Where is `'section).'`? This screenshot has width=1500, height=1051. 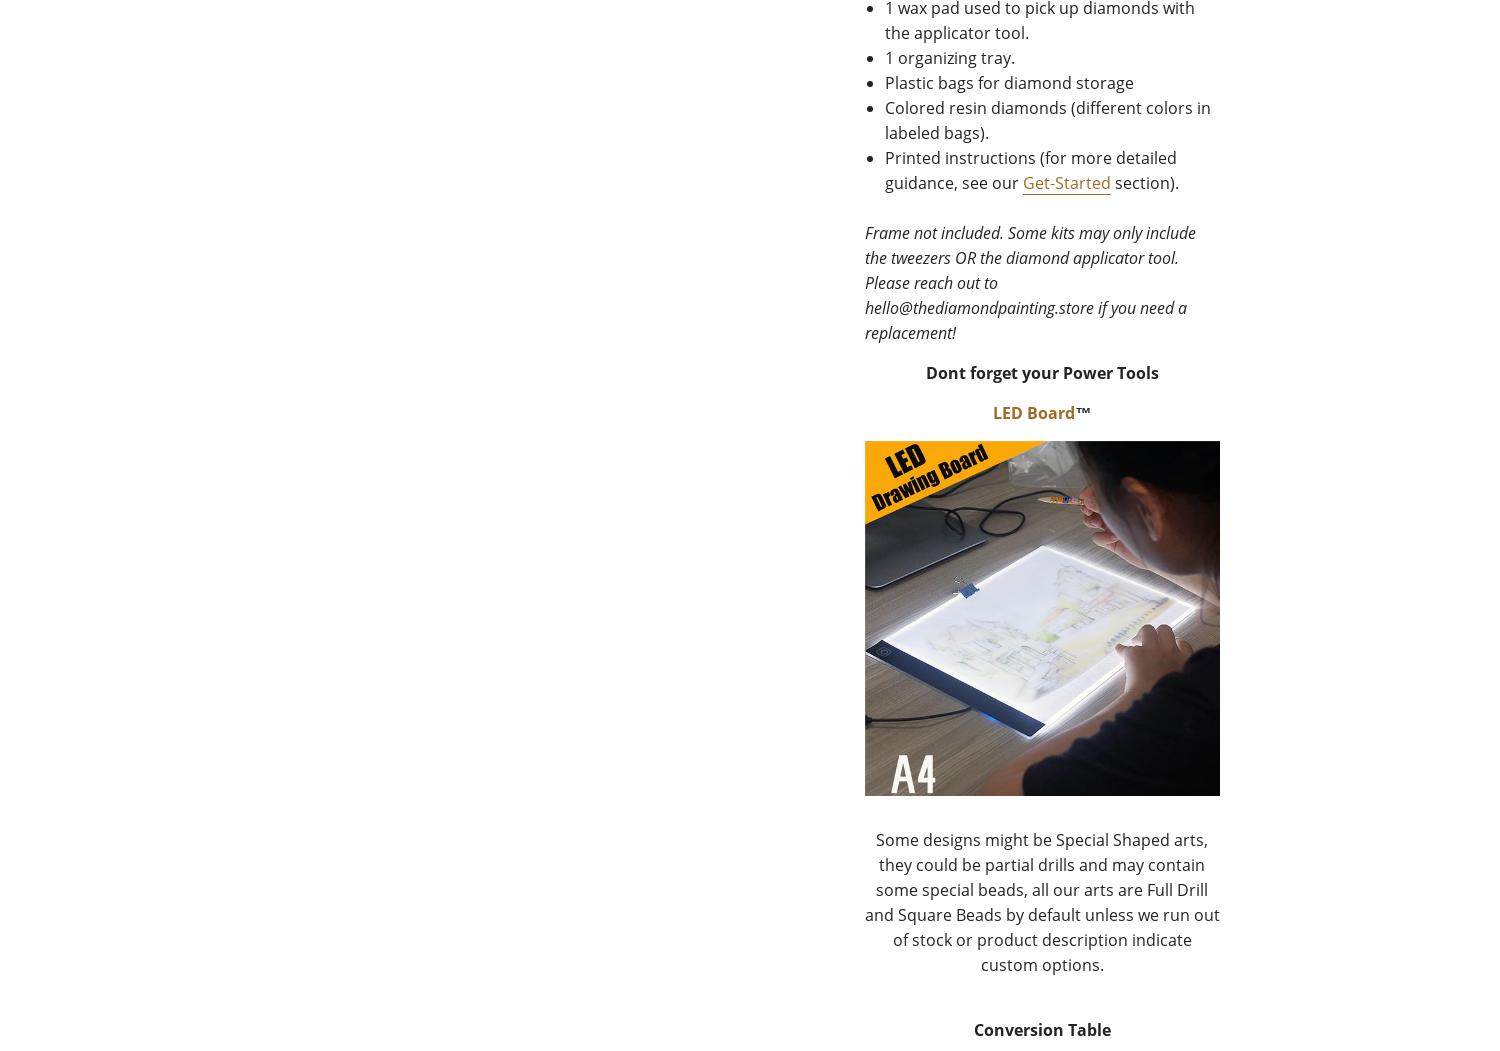
'section).' is located at coordinates (1144, 182).